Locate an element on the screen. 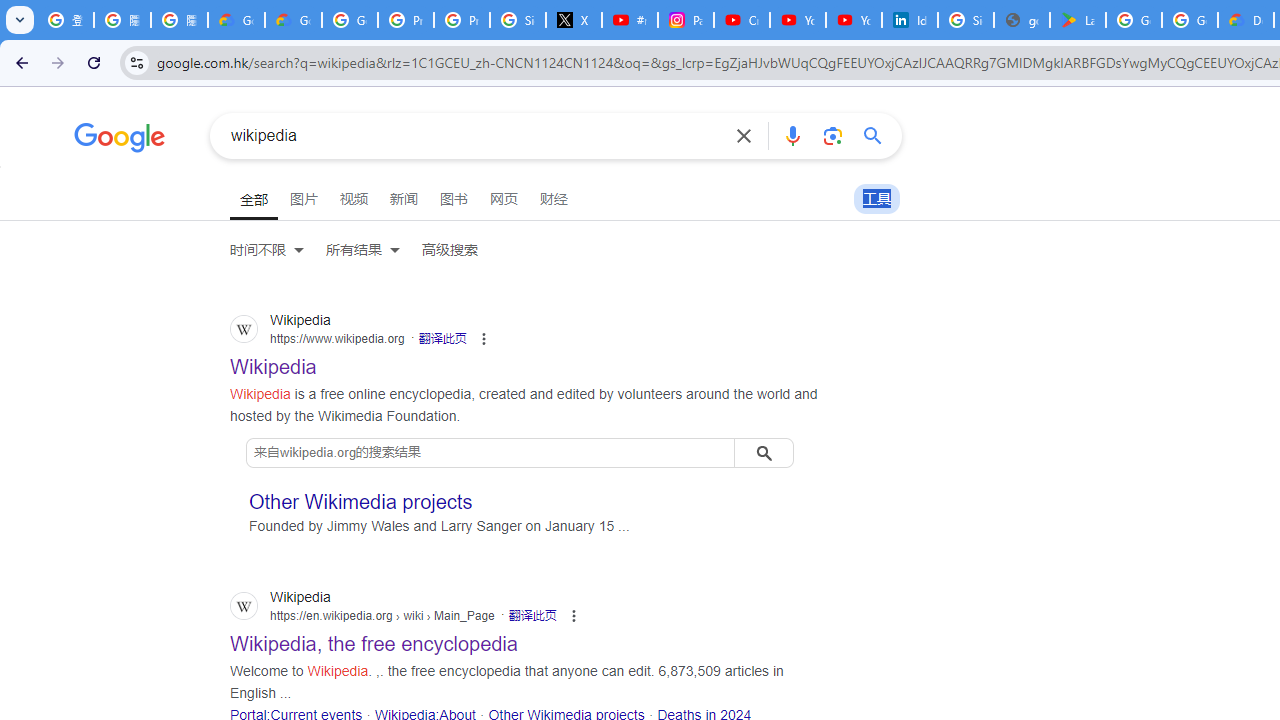 The height and width of the screenshot is (720, 1280). 'Google Workspace - Specific Terms' is located at coordinates (1190, 20).